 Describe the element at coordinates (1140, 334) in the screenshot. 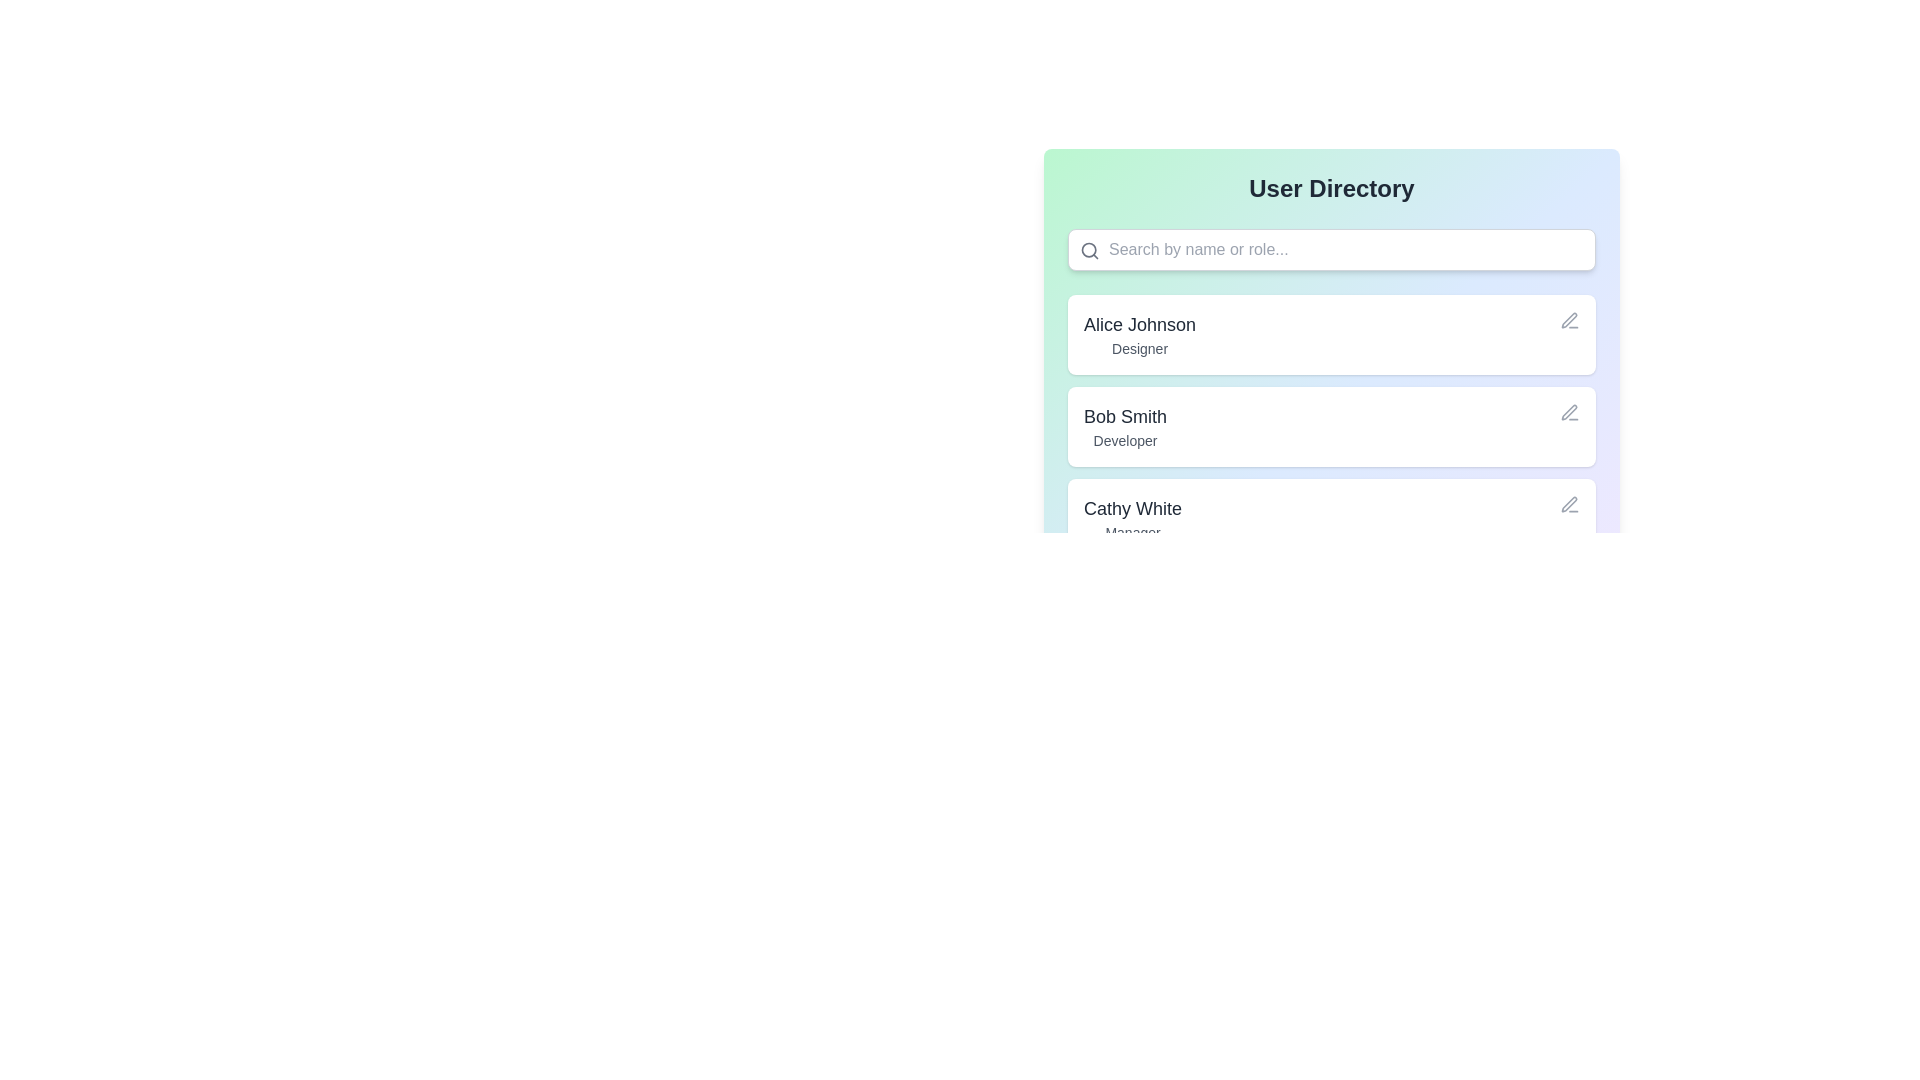

I see `the text label displaying 'Alice Johnson, Designer' in the 'User Directory' section, which is the top entry in the list` at that location.